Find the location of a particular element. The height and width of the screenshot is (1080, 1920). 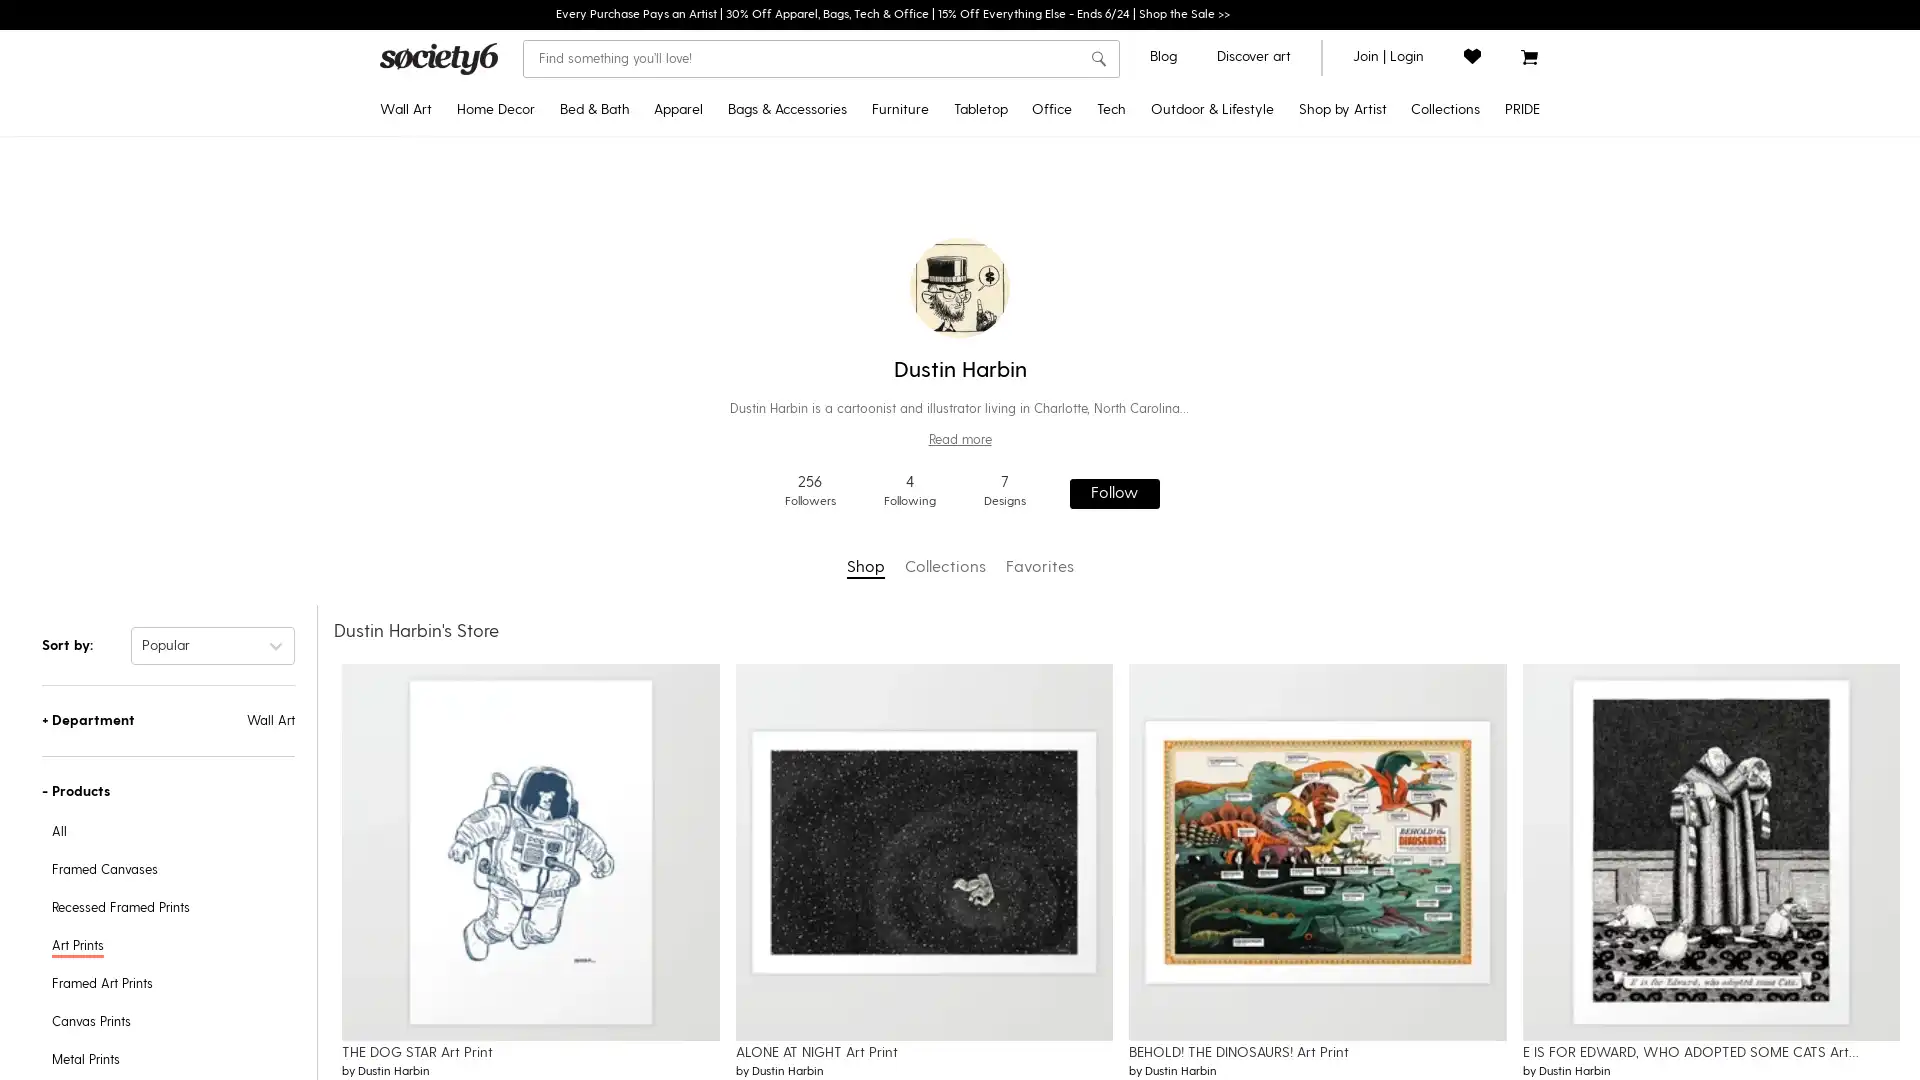

Pantone Color of 2022 is located at coordinates (1371, 353).